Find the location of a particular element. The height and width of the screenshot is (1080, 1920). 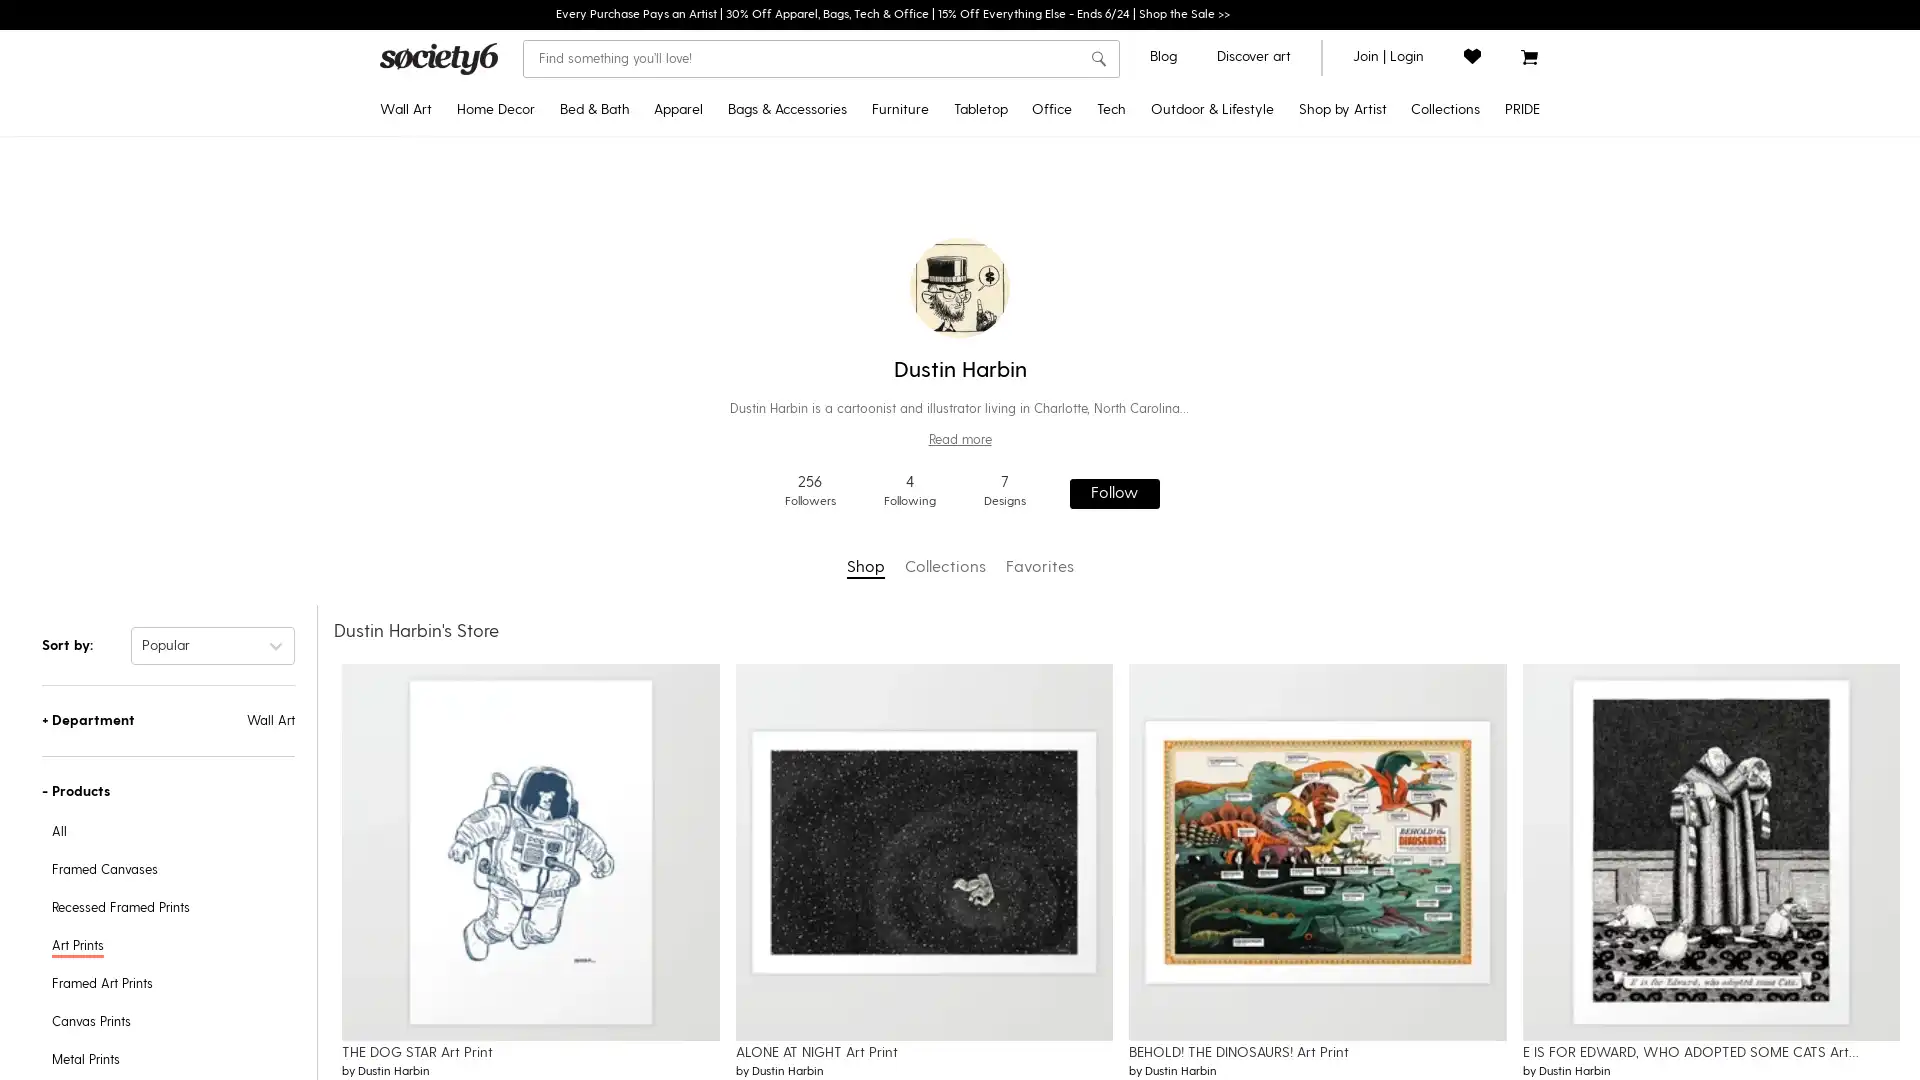

Pantone Color of 2022 is located at coordinates (1371, 353).